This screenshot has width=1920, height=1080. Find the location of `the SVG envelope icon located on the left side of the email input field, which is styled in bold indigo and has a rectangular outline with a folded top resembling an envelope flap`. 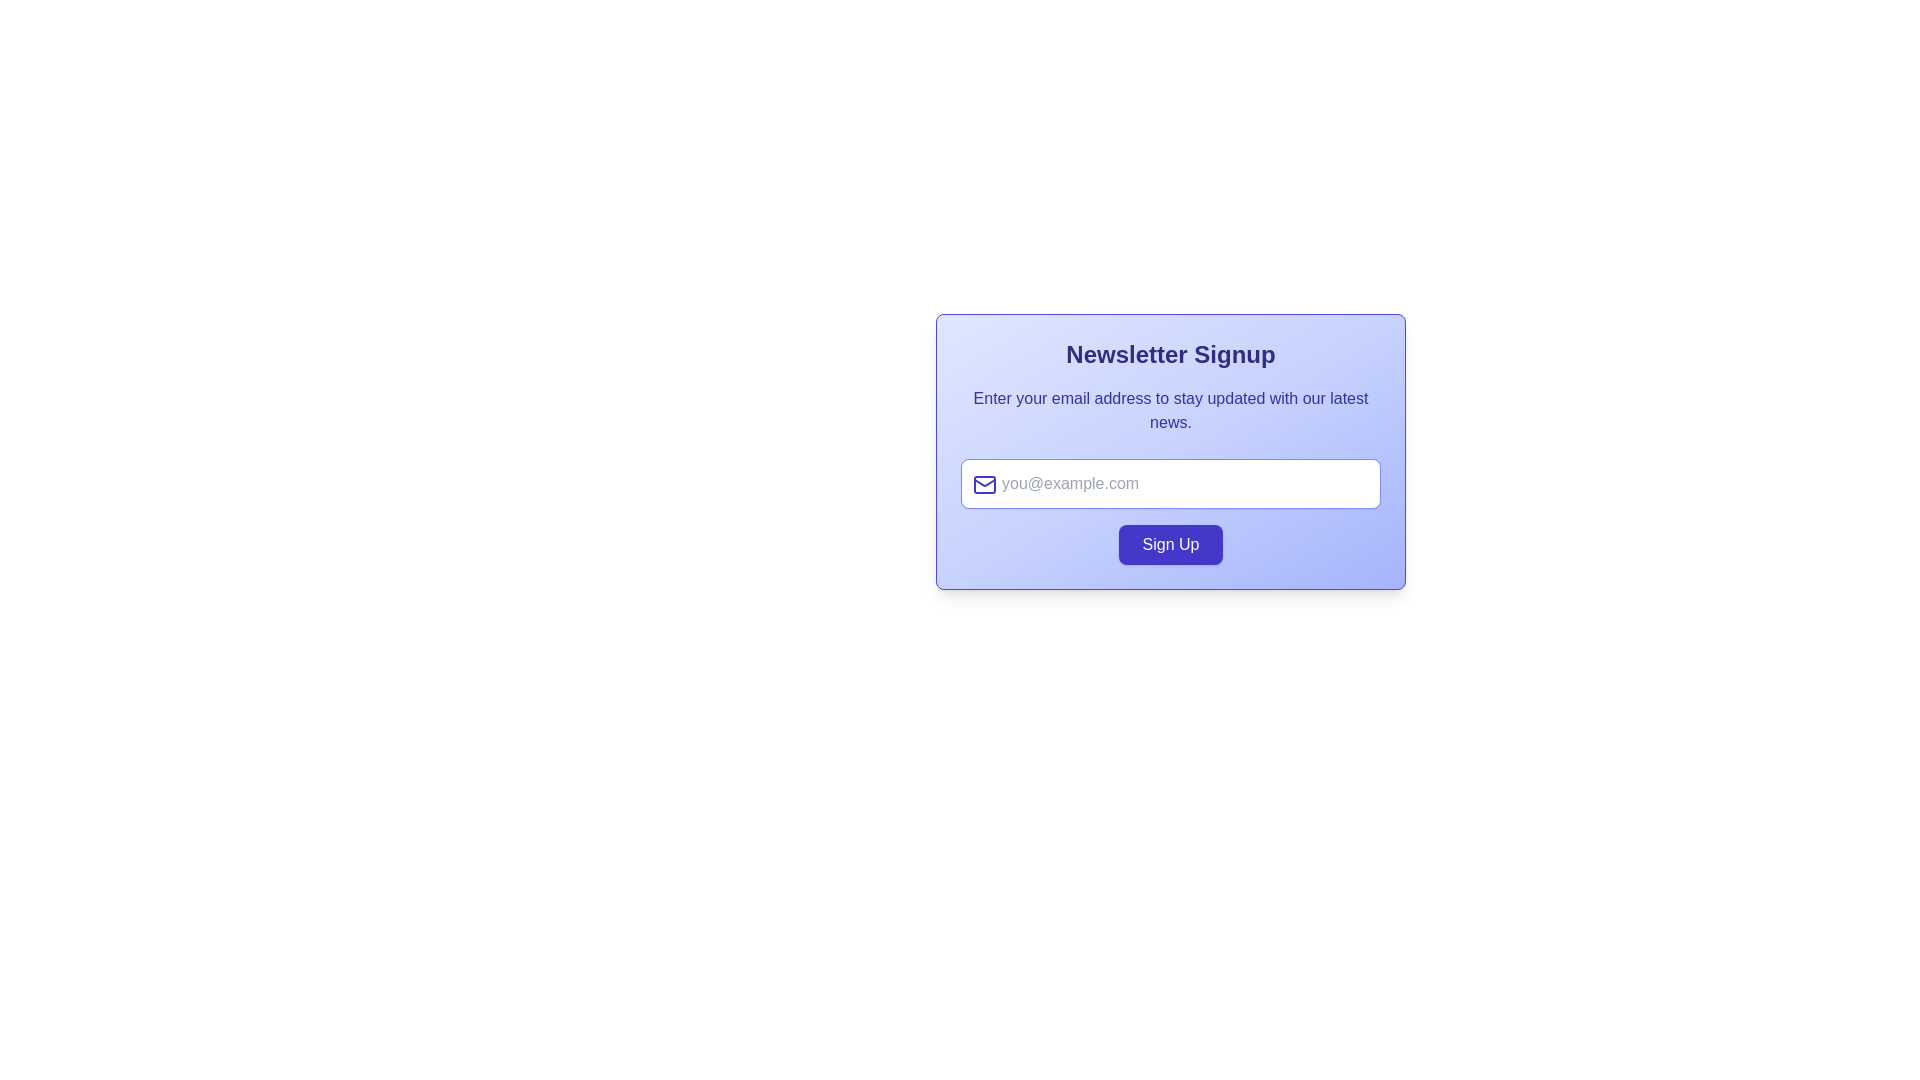

the SVG envelope icon located on the left side of the email input field, which is styled in bold indigo and has a rectangular outline with a folded top resembling an envelope flap is located at coordinates (984, 485).